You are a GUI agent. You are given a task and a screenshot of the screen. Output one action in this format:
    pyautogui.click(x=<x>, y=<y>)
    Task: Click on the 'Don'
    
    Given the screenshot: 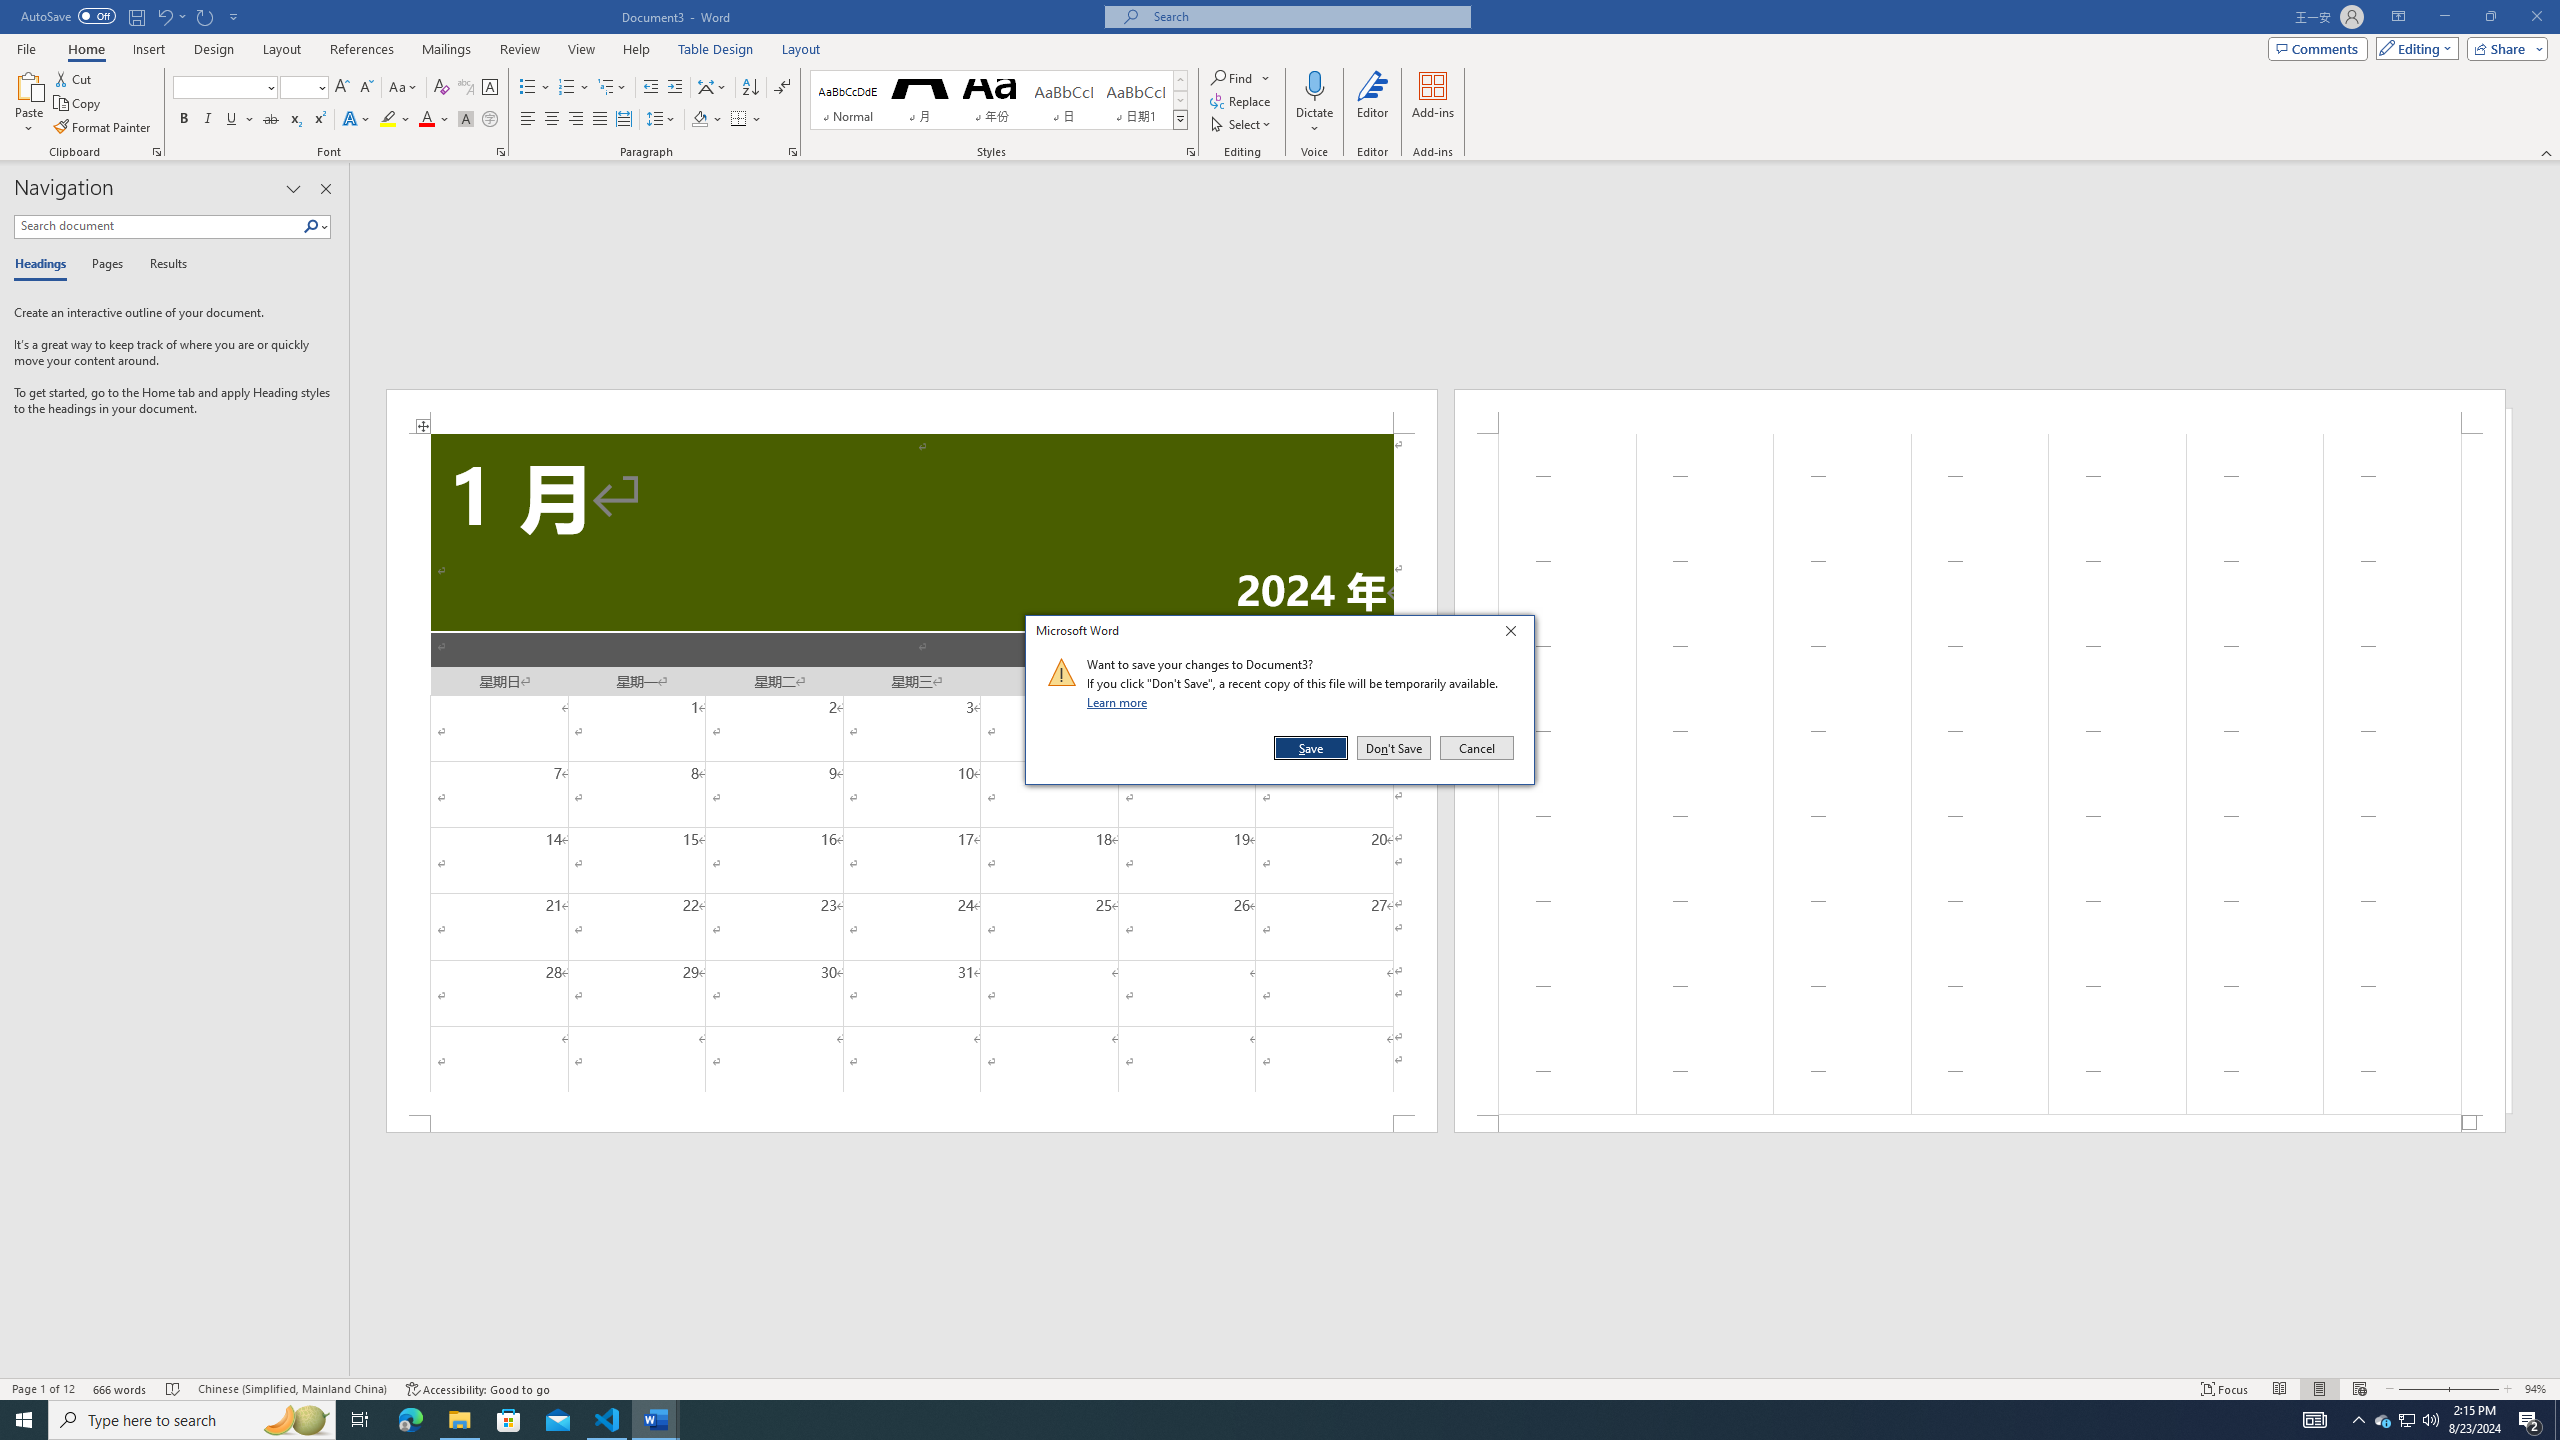 What is the action you would take?
    pyautogui.click(x=1393, y=747)
    